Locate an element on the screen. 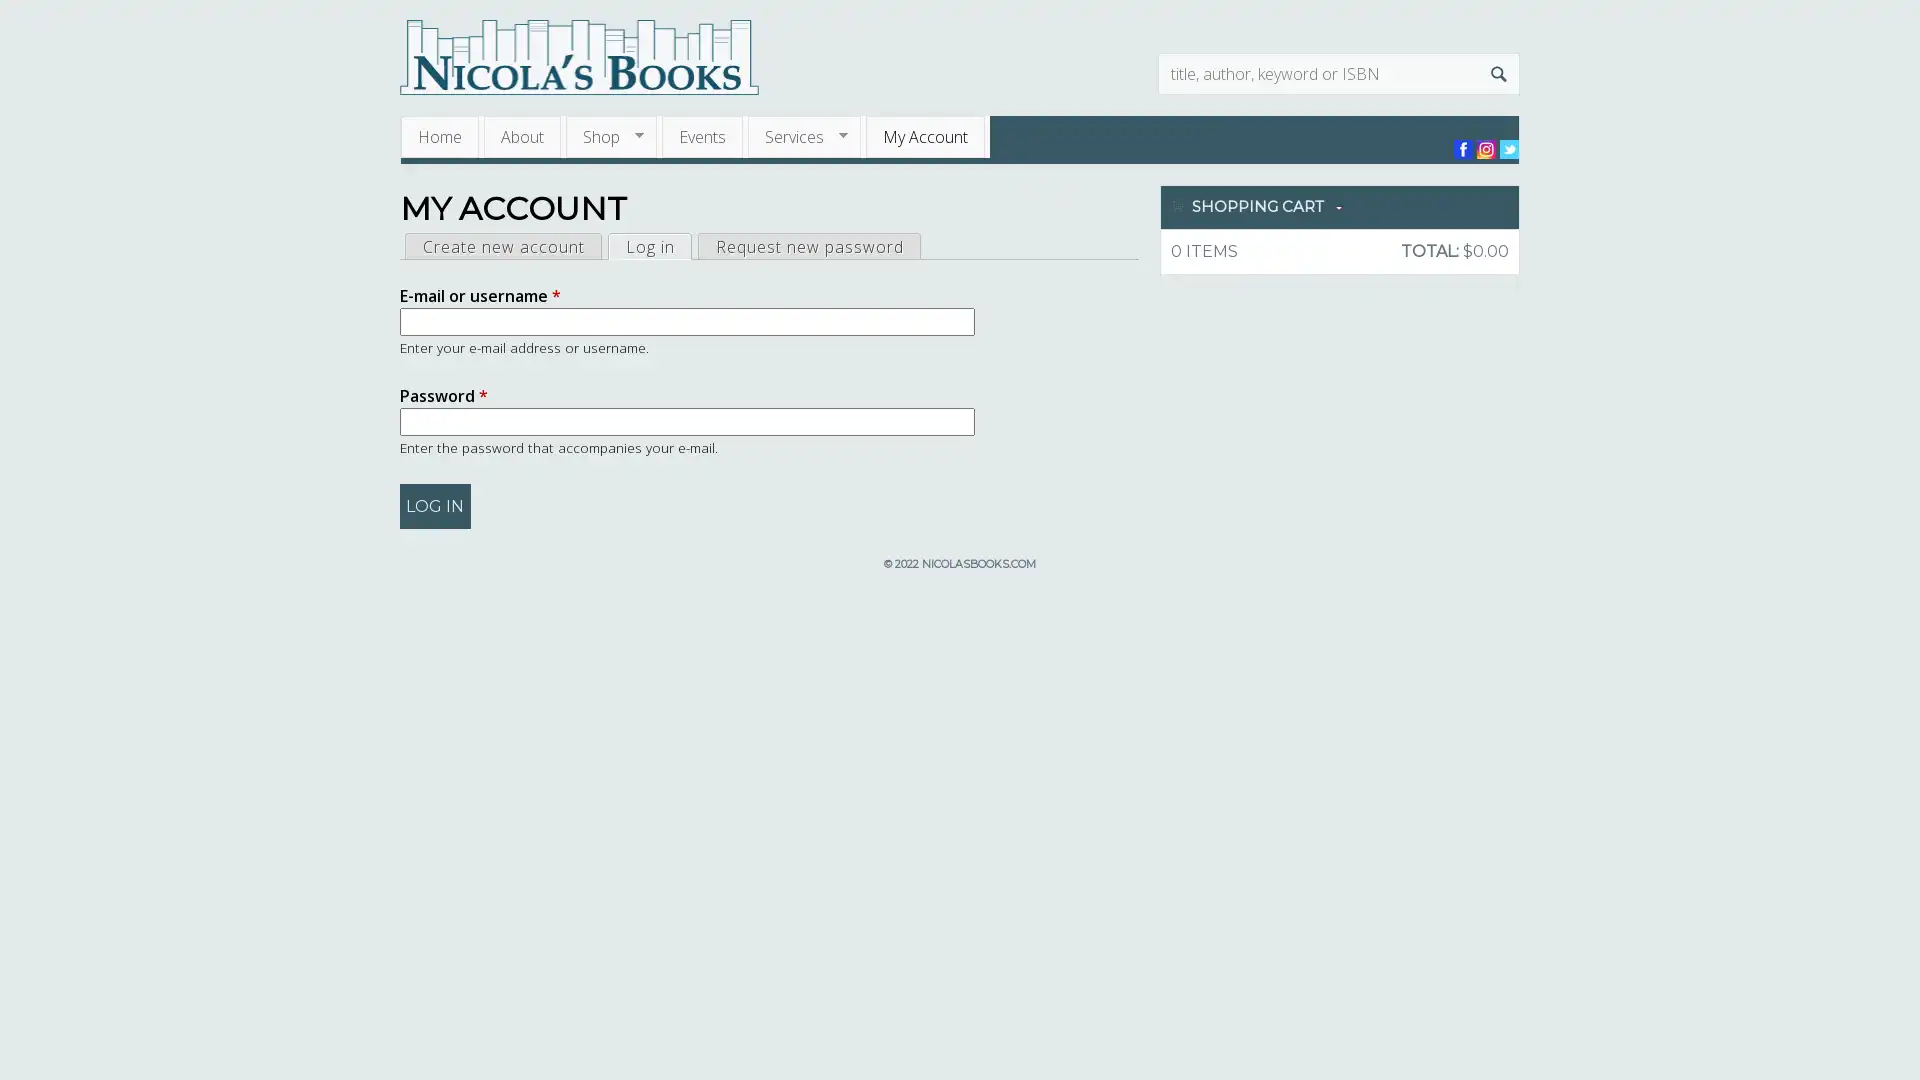  Search is located at coordinates (1498, 72).